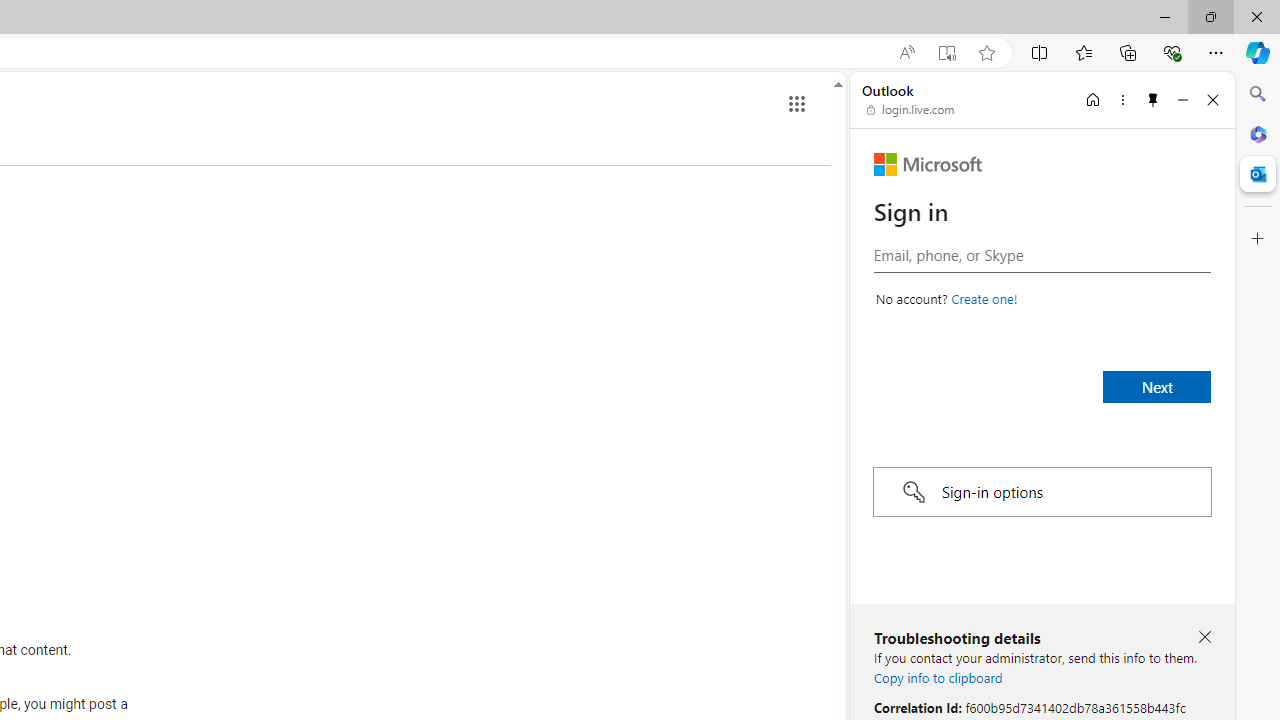 The height and width of the screenshot is (720, 1280). I want to click on 'Close Search pane', so click(1257, 94).